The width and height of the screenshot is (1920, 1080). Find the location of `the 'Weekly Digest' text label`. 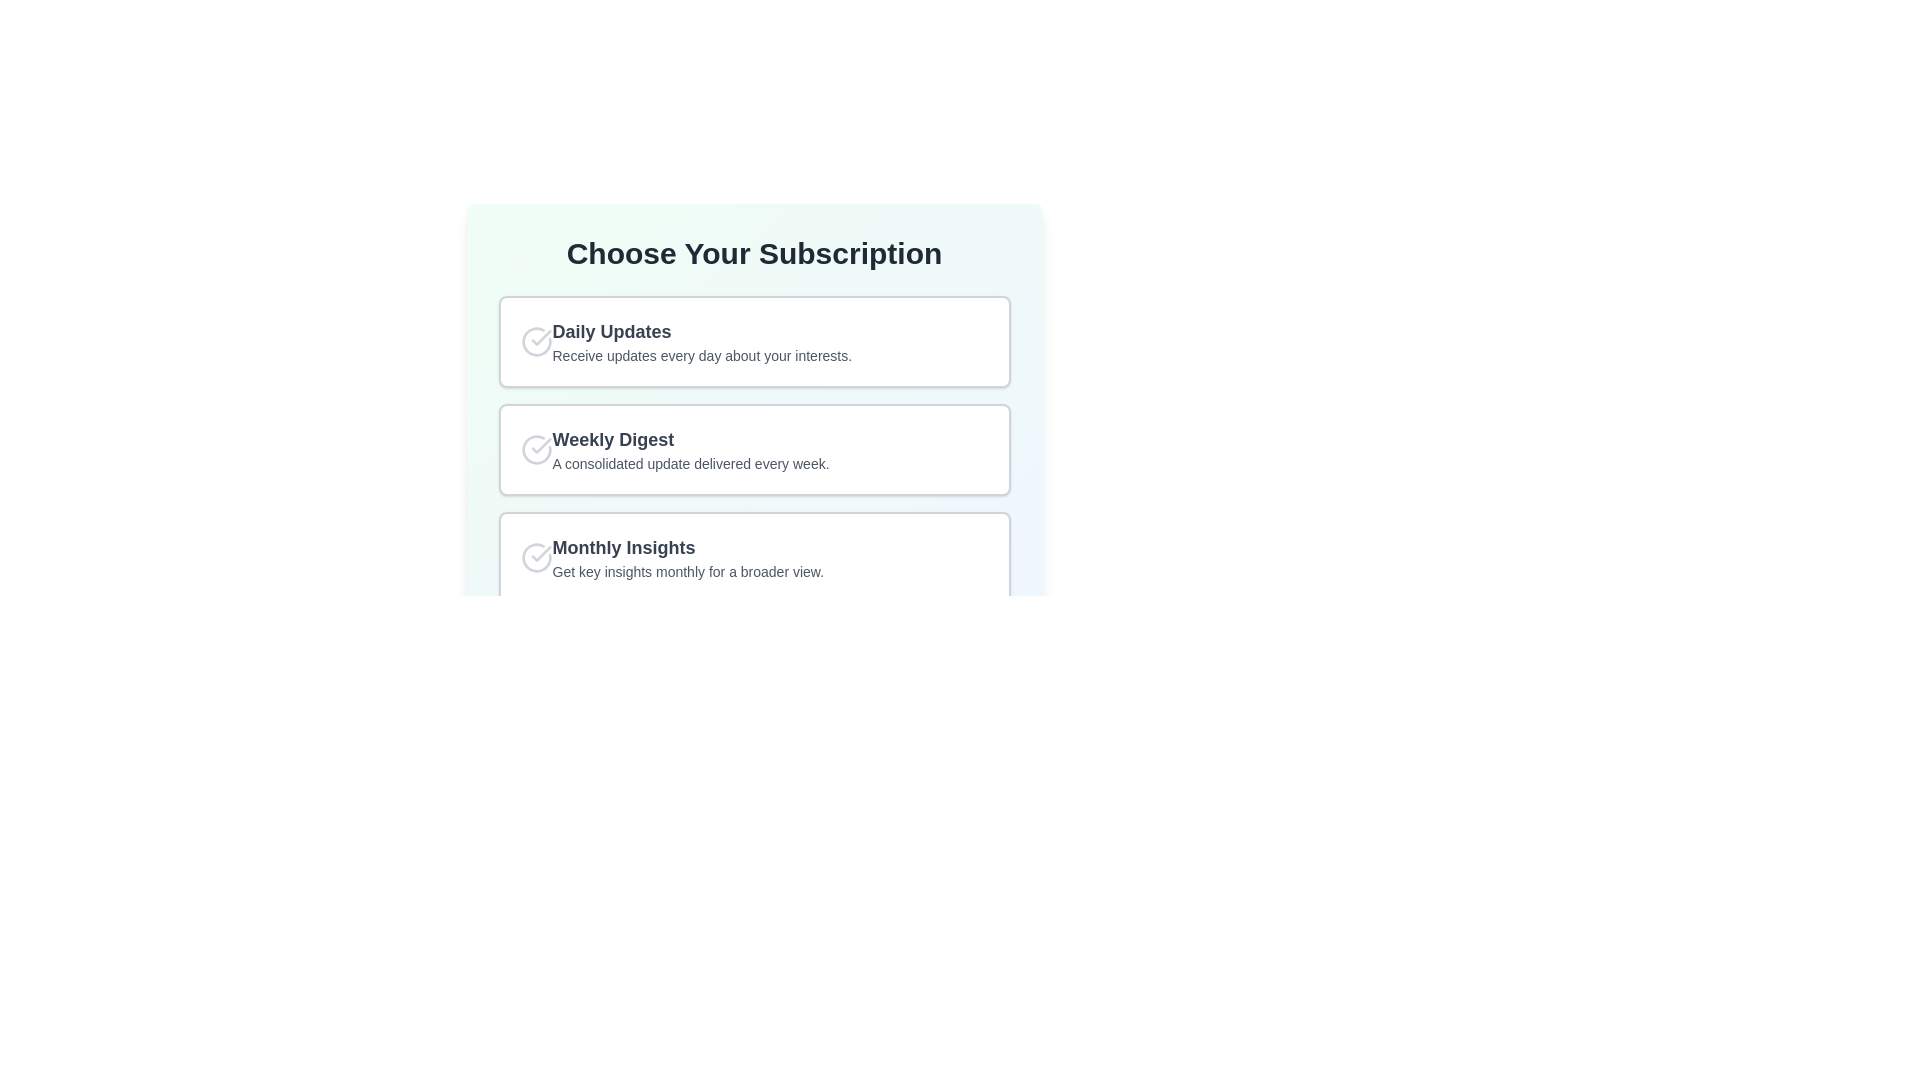

the 'Weekly Digest' text label is located at coordinates (691, 438).